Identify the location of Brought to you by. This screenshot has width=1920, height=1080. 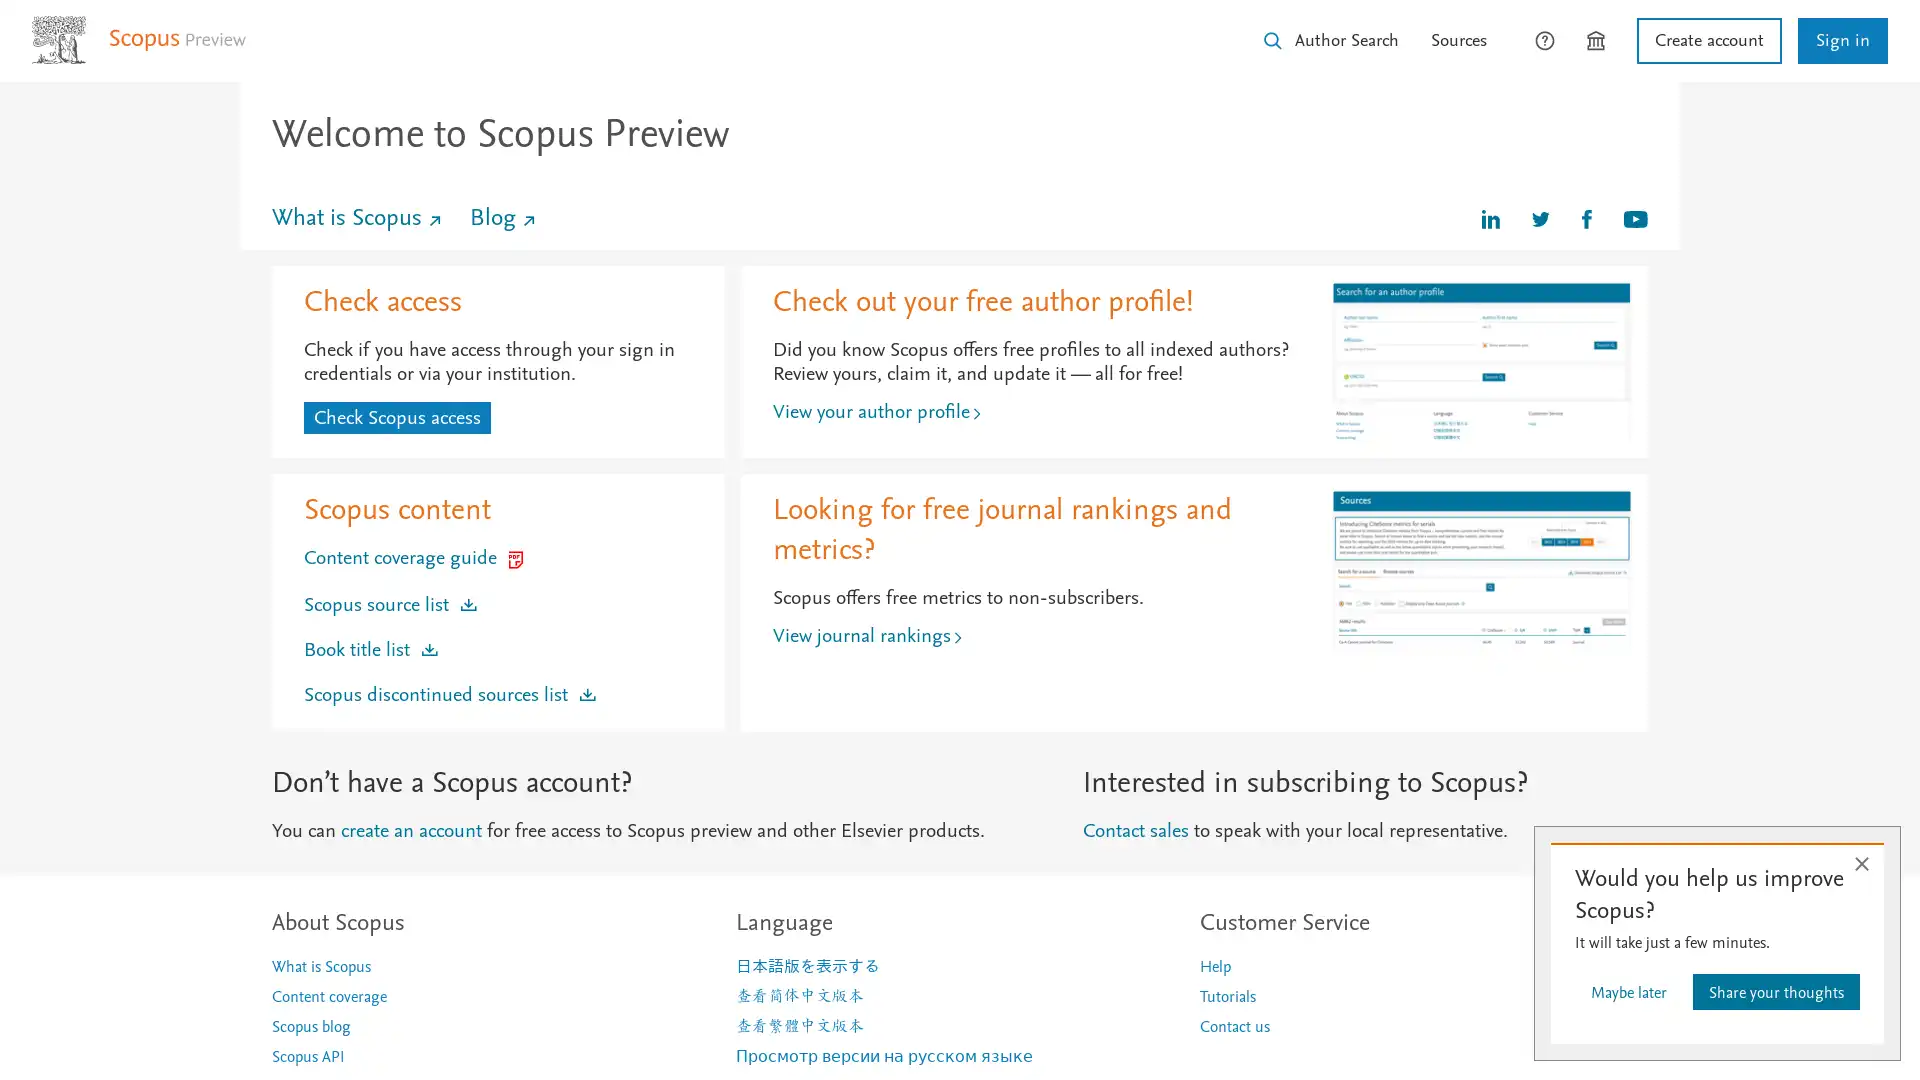
(1594, 41).